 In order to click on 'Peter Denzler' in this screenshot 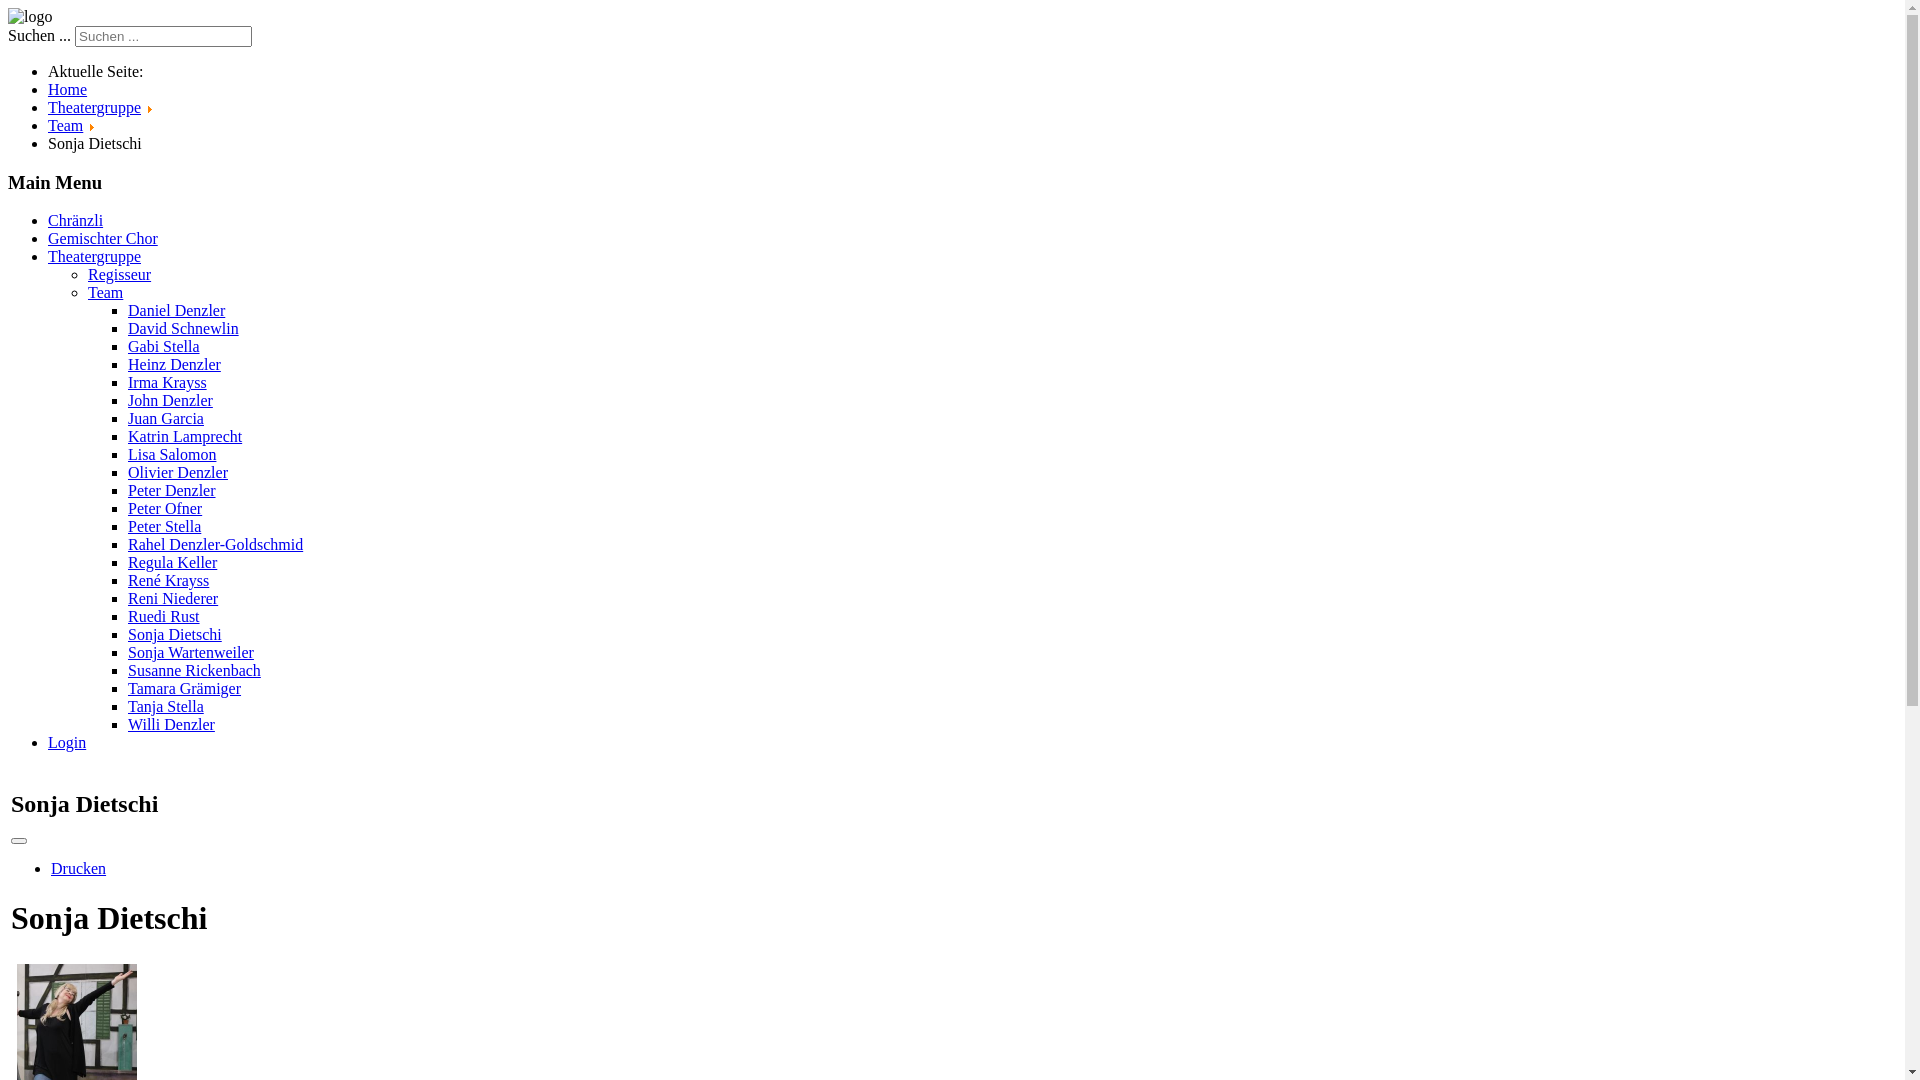, I will do `click(127, 490)`.